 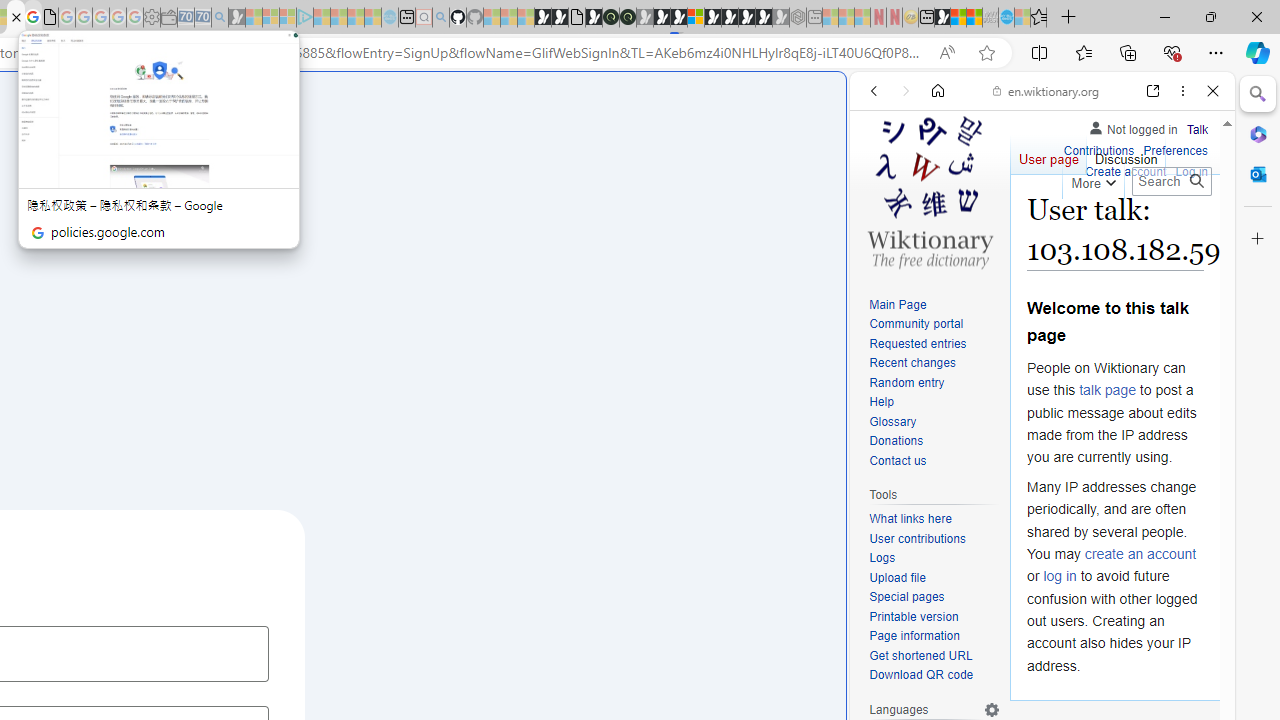 I want to click on 'Log in', so click(x=1191, y=171).